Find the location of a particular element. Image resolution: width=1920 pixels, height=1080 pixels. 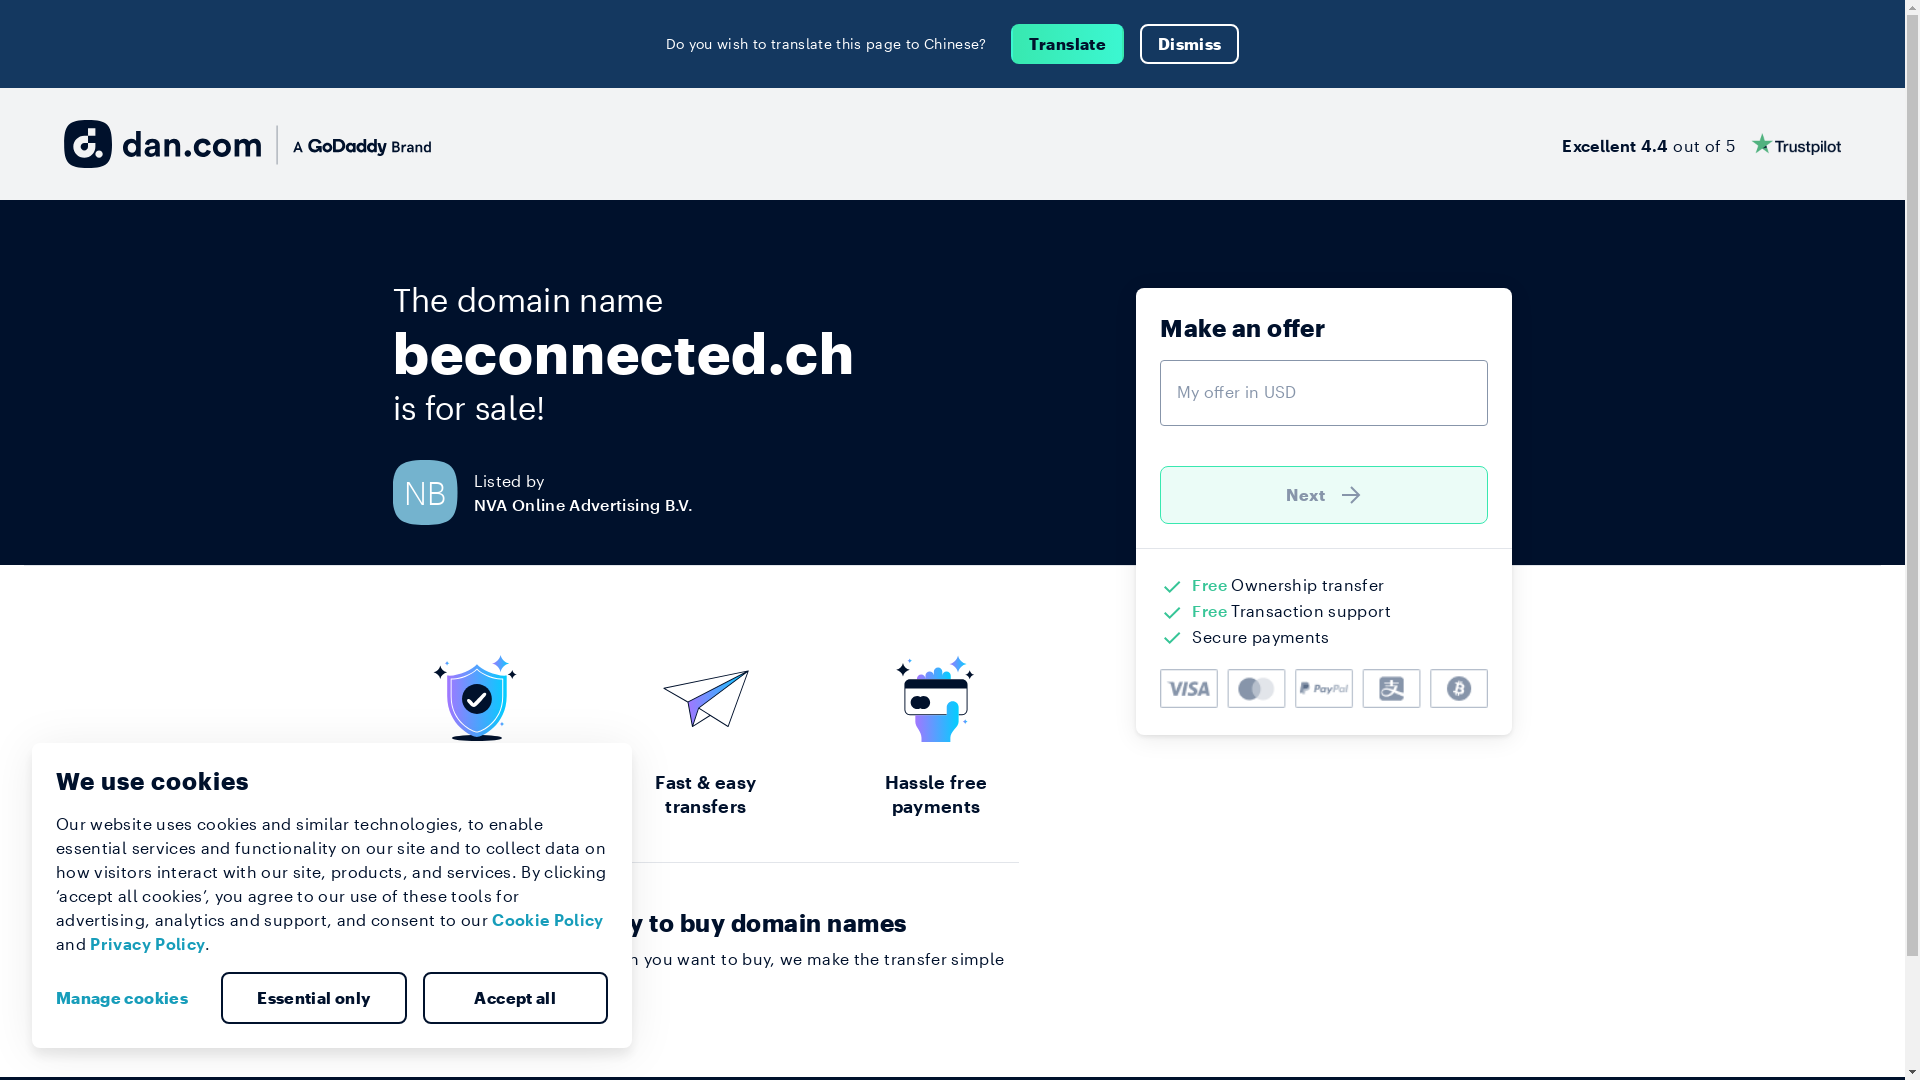

'Cookie Policy' is located at coordinates (547, 919).